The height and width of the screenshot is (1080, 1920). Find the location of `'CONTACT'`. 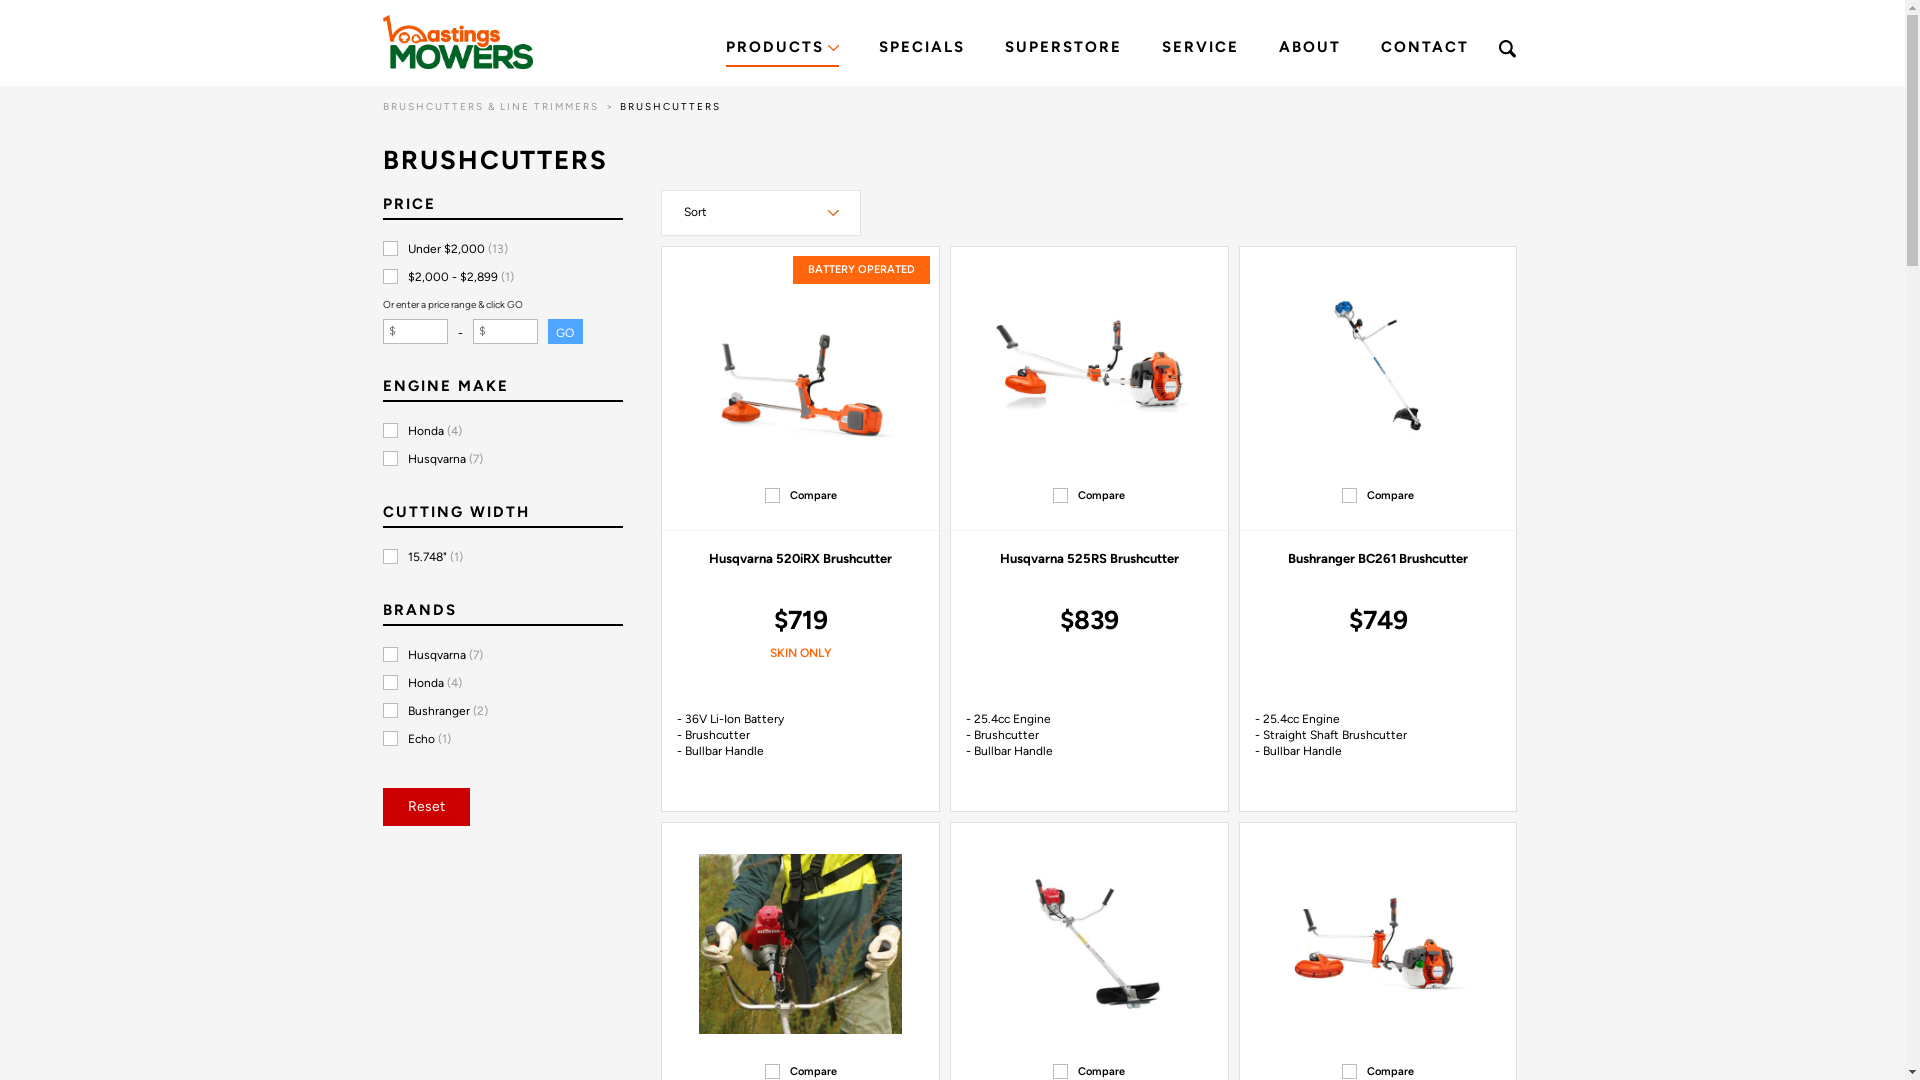

'CONTACT' is located at coordinates (1423, 49).